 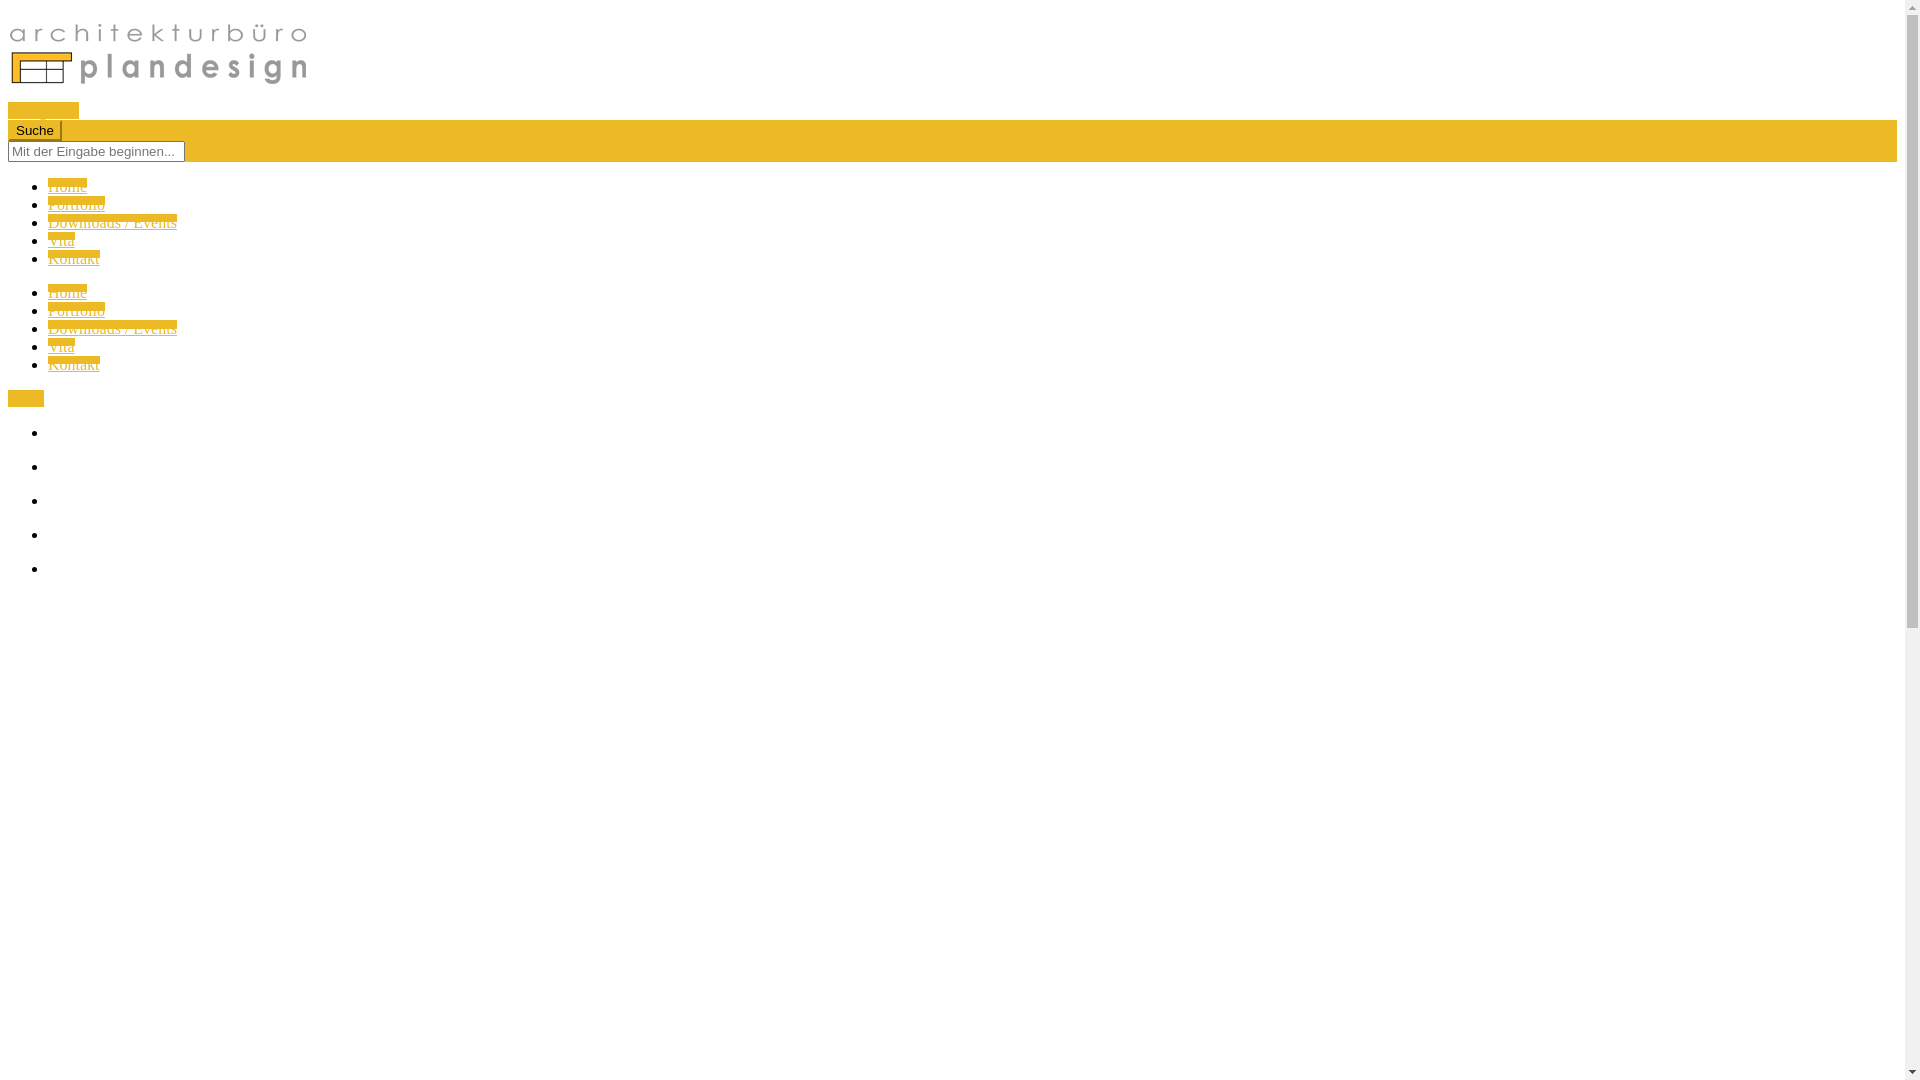 What do you see at coordinates (76, 310) in the screenshot?
I see `'Portfolio'` at bounding box center [76, 310].